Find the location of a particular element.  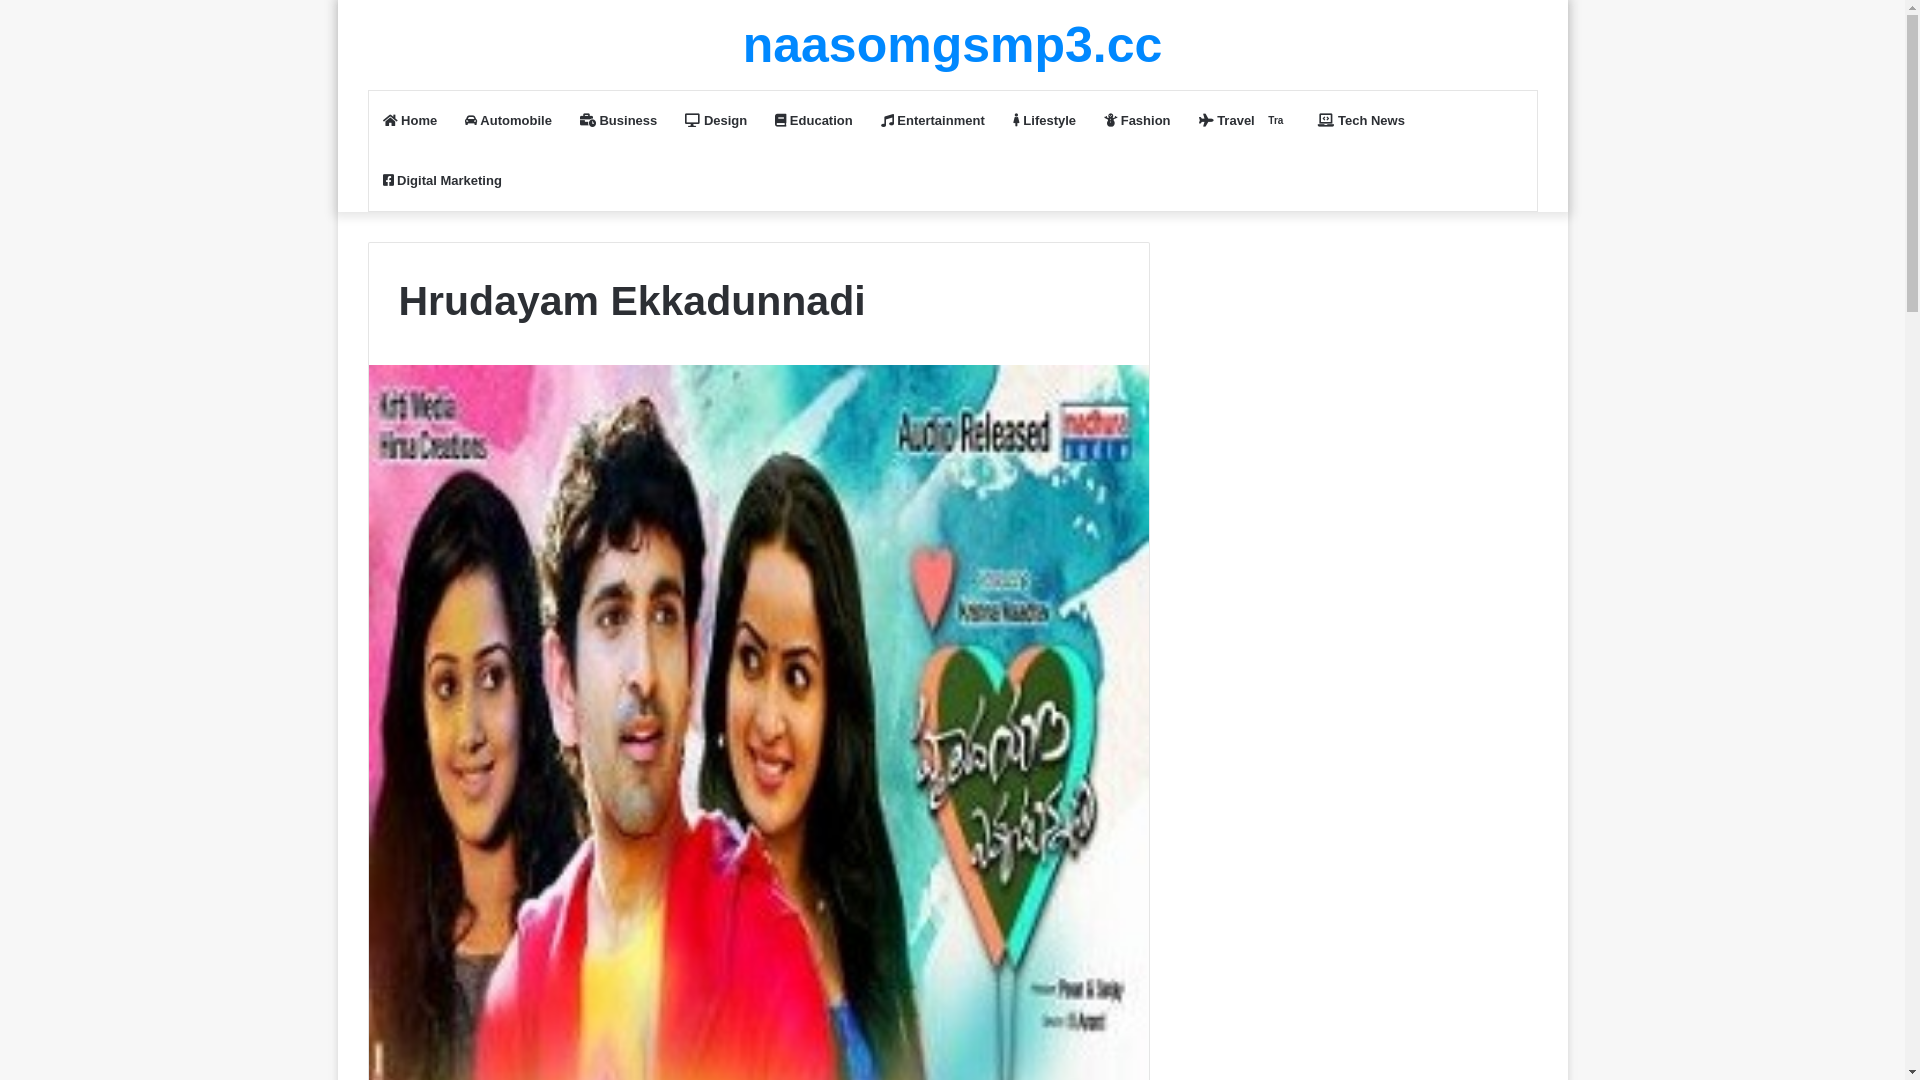

'Entertainment' is located at coordinates (931, 120).